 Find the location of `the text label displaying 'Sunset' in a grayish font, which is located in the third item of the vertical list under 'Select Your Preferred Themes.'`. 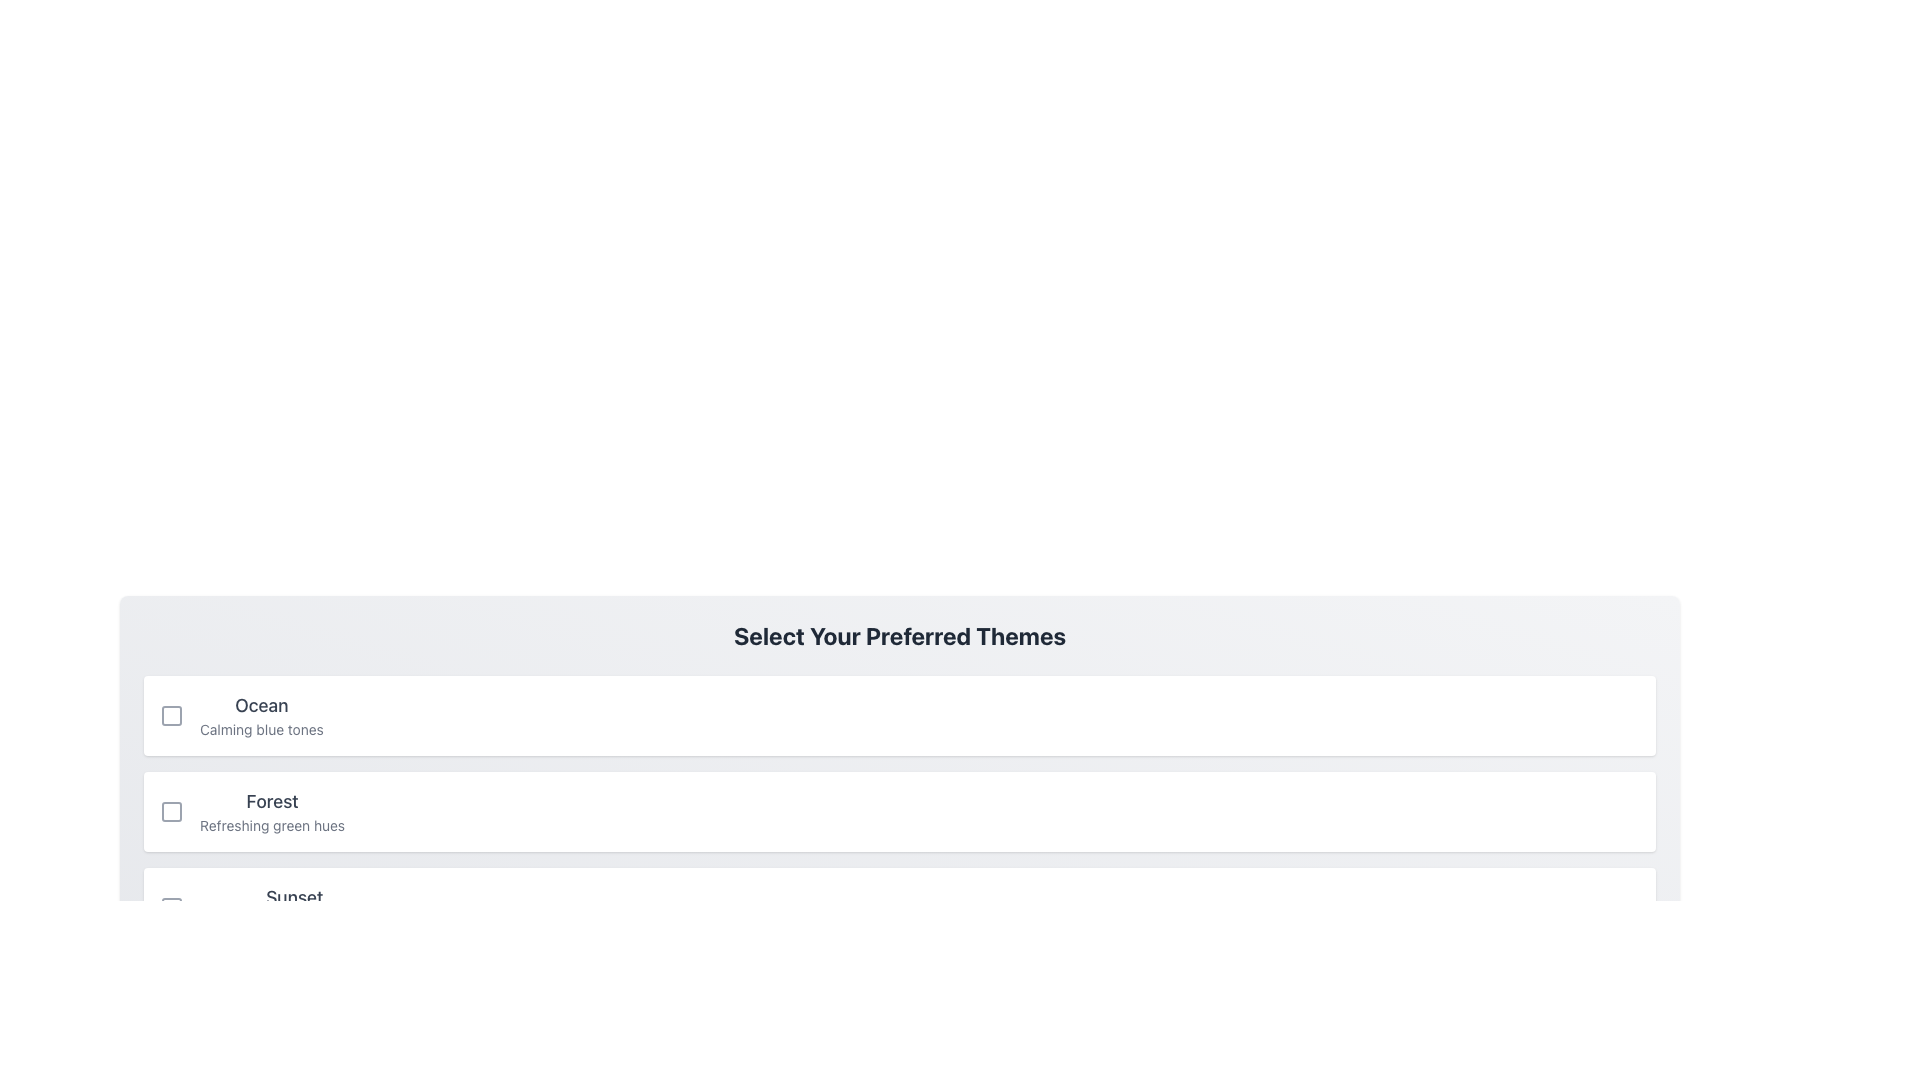

the text label displaying 'Sunset' in a grayish font, which is located in the third item of the vertical list under 'Select Your Preferred Themes.' is located at coordinates (293, 897).